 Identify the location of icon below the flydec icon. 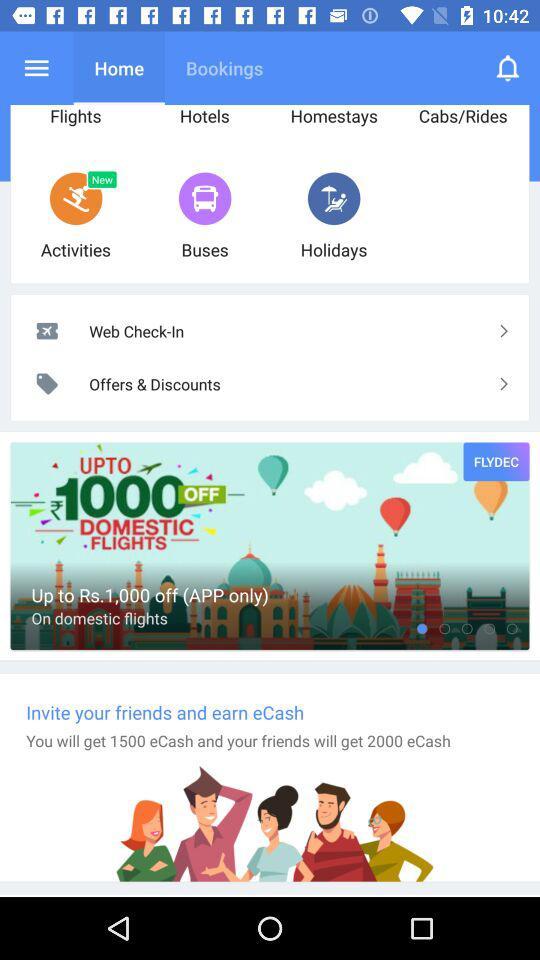
(467, 627).